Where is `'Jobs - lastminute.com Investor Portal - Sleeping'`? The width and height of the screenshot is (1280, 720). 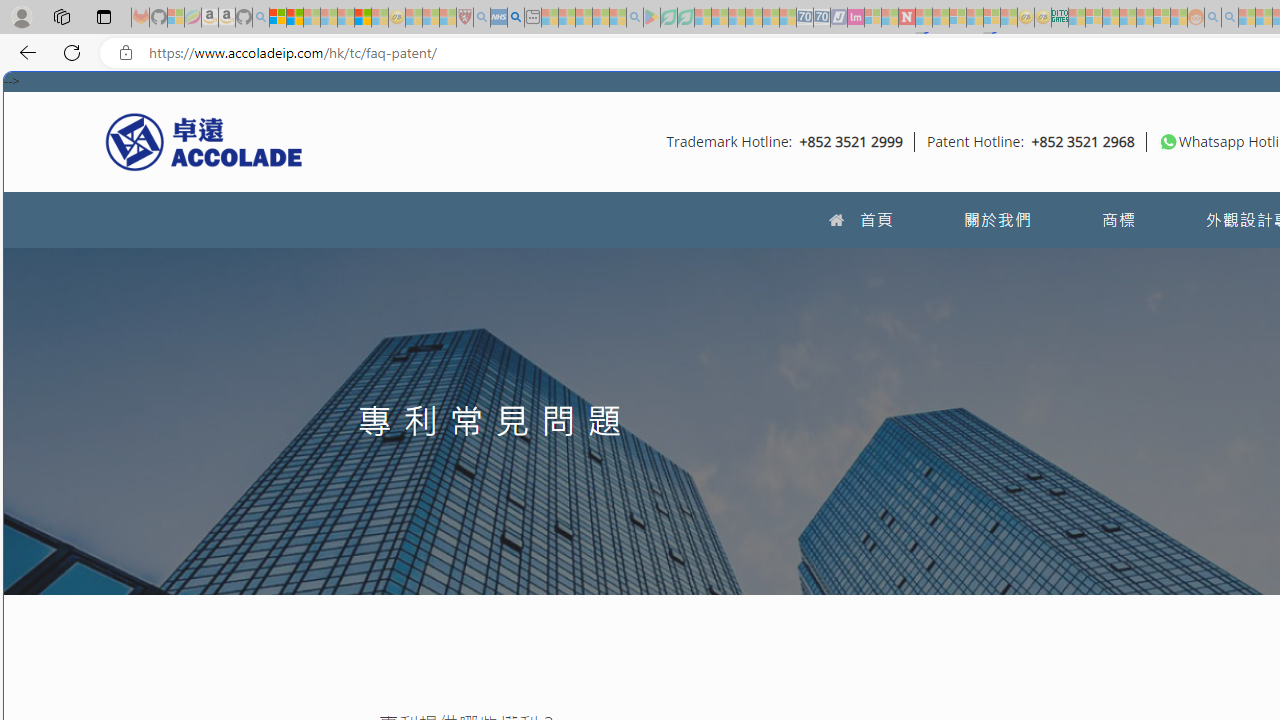 'Jobs - lastminute.com Investor Portal - Sleeping' is located at coordinates (855, 17).